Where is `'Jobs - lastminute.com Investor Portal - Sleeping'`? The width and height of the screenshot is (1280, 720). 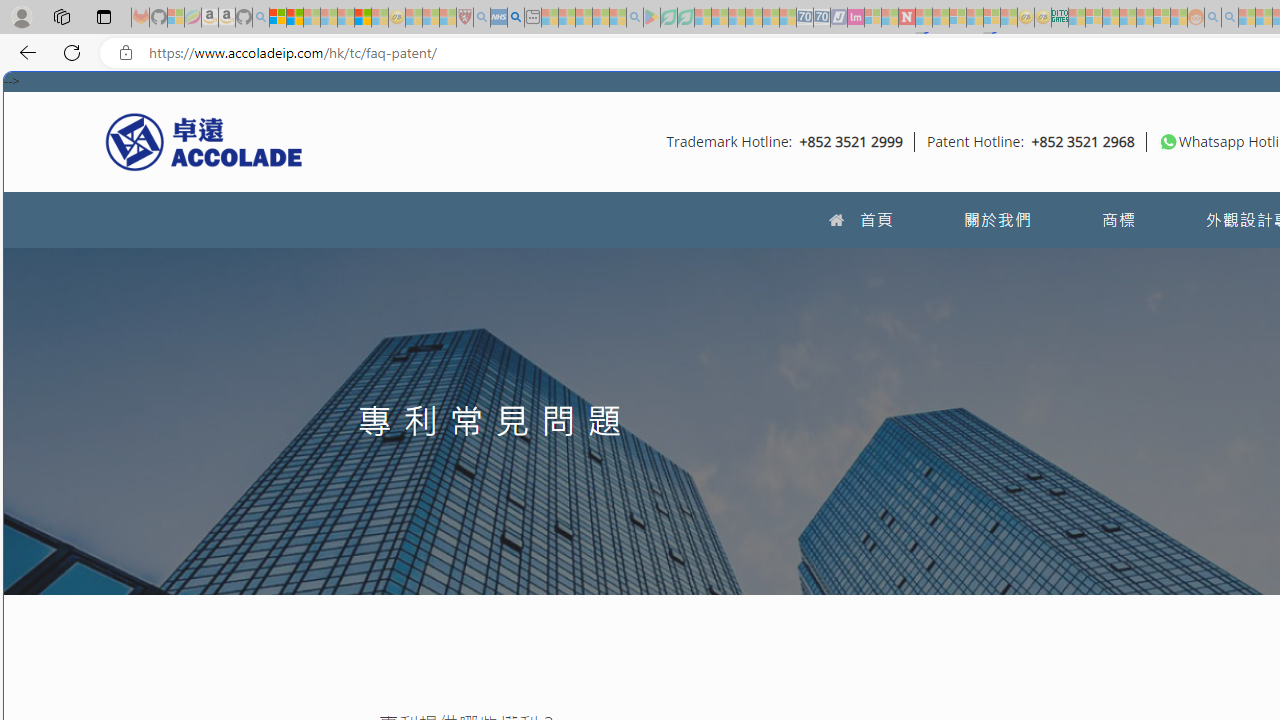 'Jobs - lastminute.com Investor Portal - Sleeping' is located at coordinates (855, 17).